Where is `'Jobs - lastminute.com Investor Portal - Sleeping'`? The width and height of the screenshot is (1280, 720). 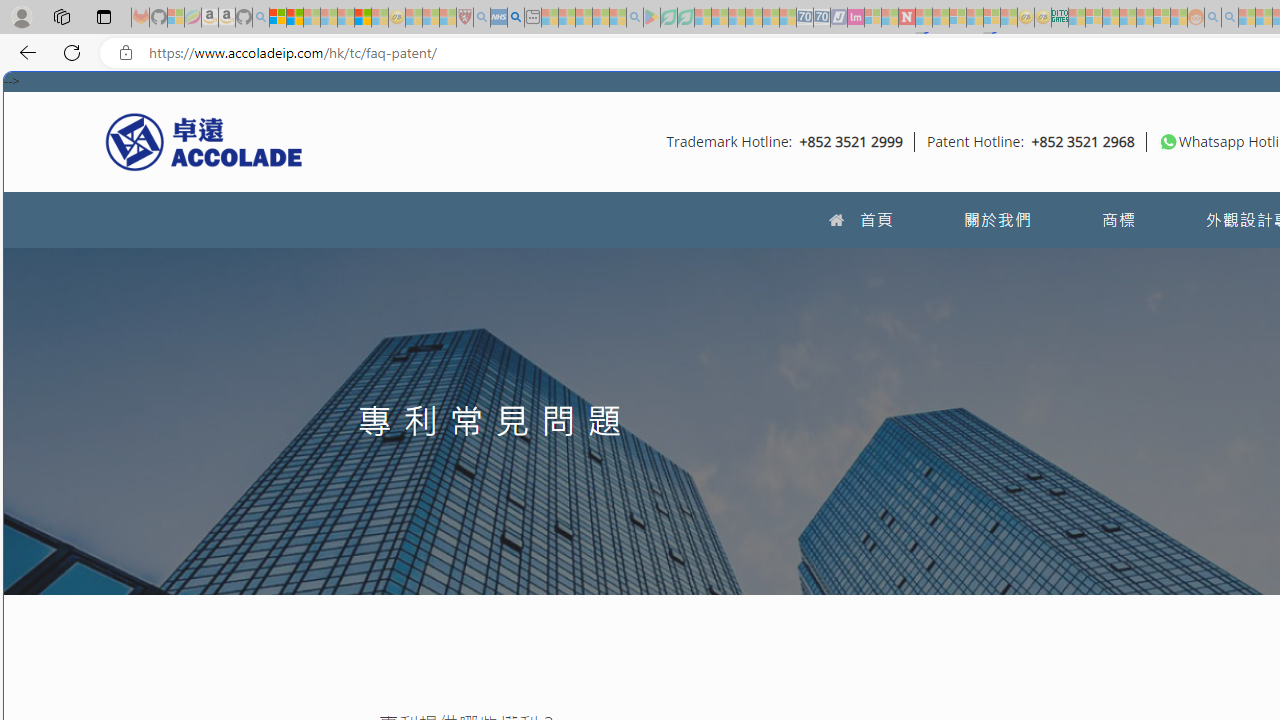 'Jobs - lastminute.com Investor Portal - Sleeping' is located at coordinates (855, 17).